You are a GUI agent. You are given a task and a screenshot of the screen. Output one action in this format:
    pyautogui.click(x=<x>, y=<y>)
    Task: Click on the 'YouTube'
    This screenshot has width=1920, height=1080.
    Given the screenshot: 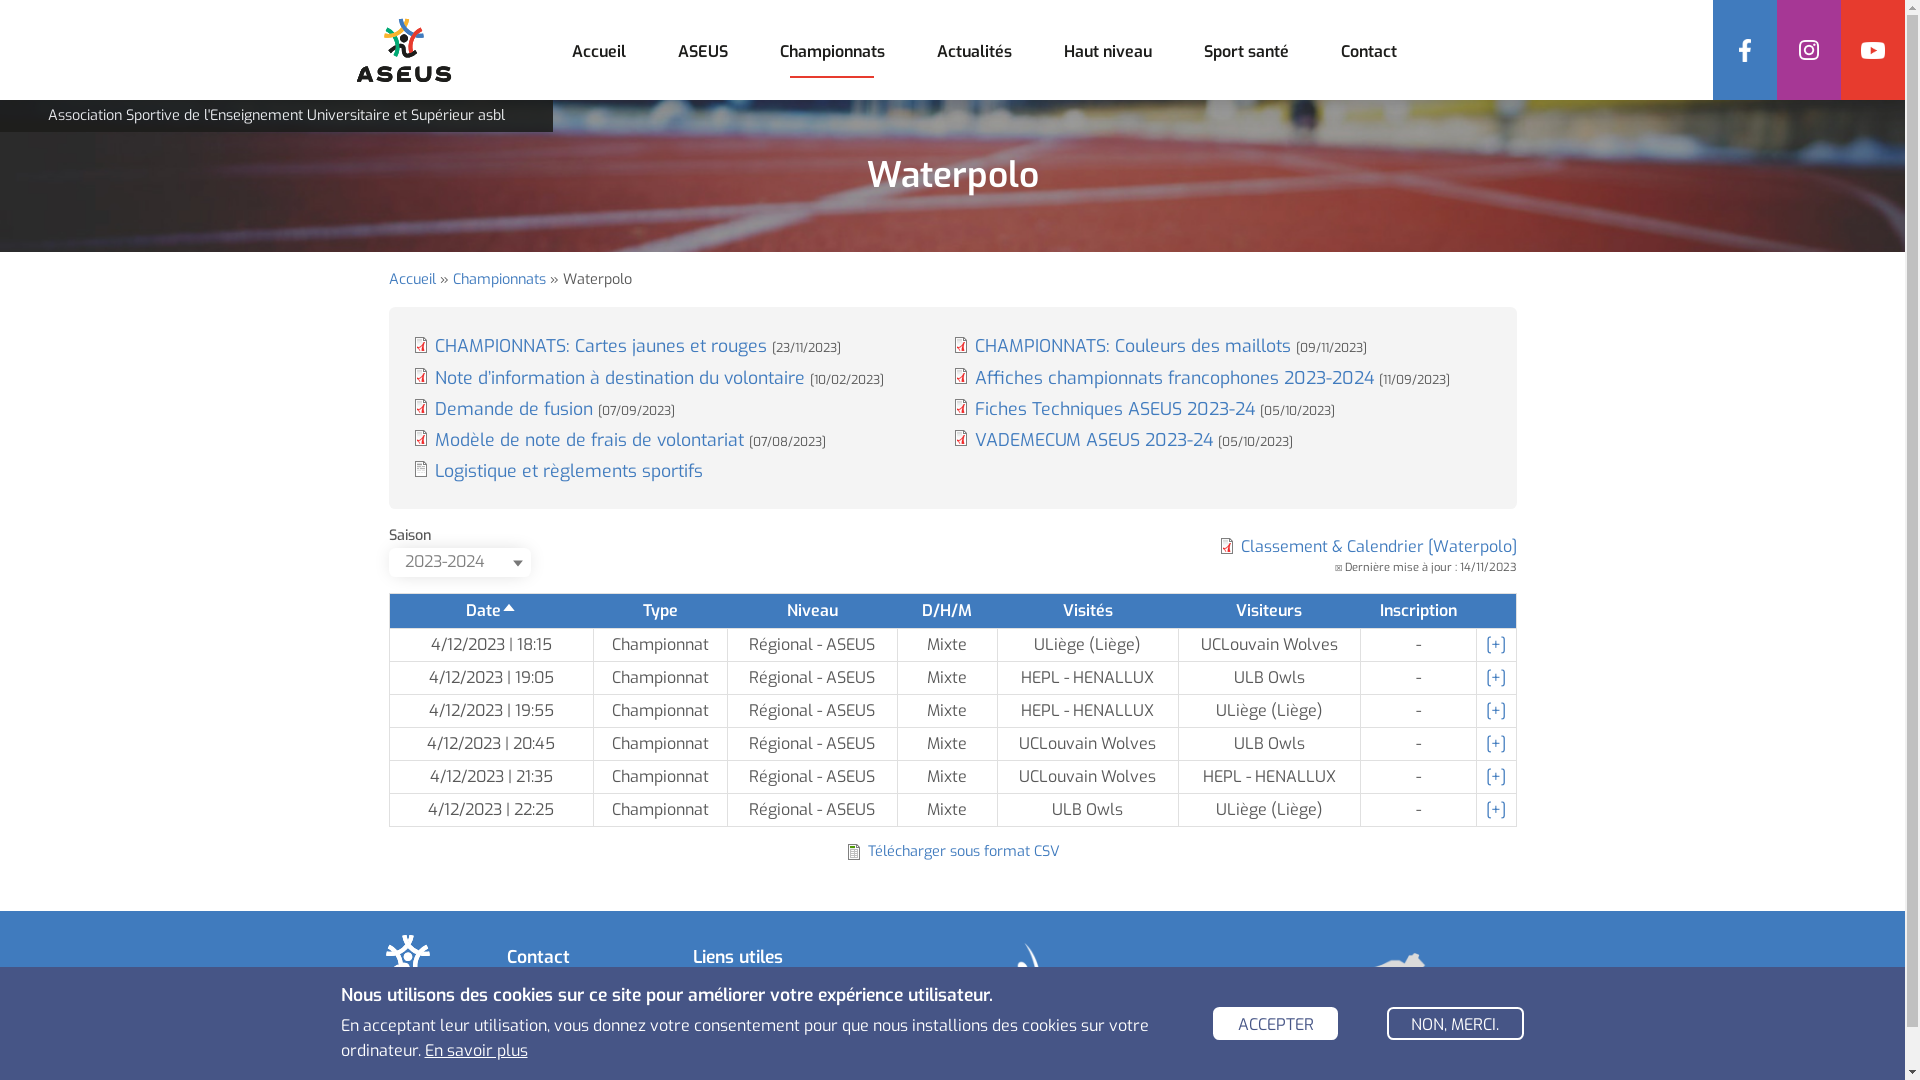 What is the action you would take?
    pyautogui.click(x=1871, y=49)
    